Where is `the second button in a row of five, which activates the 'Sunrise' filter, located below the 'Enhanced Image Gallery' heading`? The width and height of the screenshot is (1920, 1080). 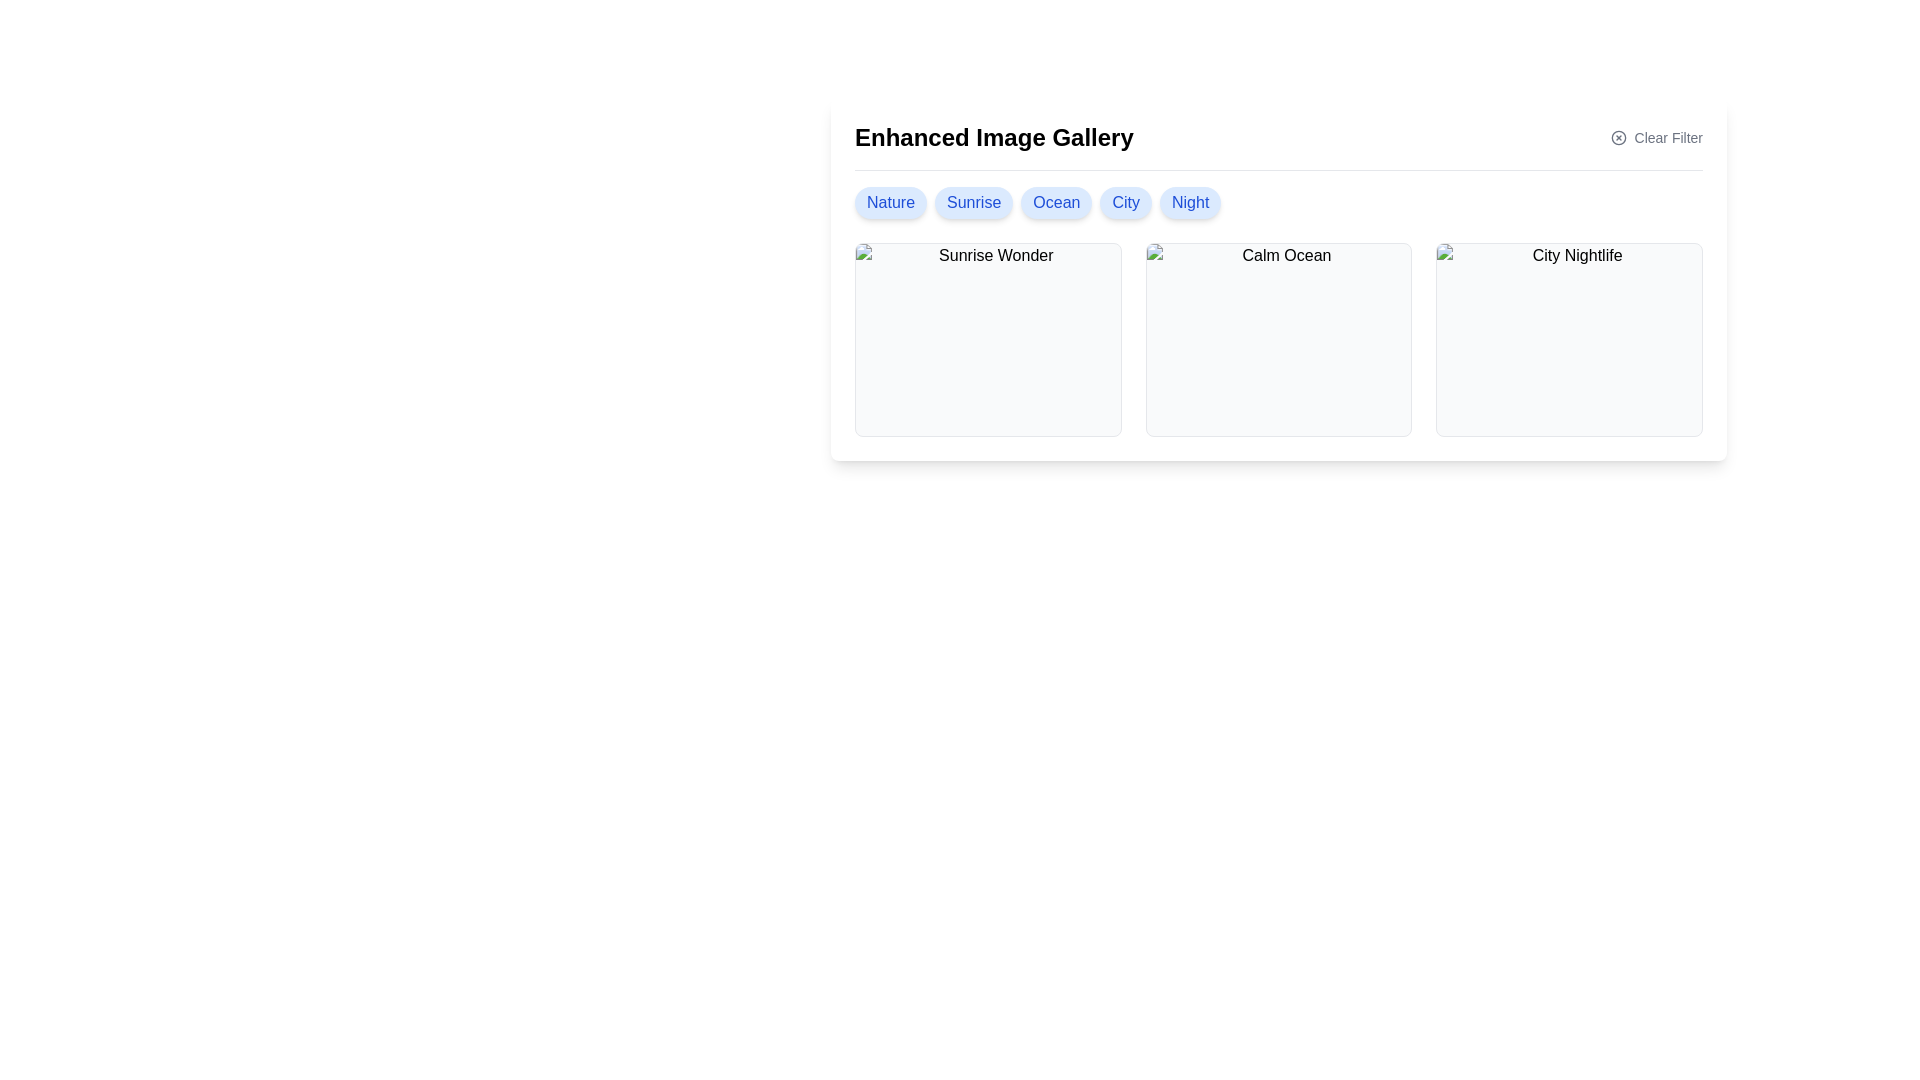
the second button in a row of five, which activates the 'Sunrise' filter, located below the 'Enhanced Image Gallery' heading is located at coordinates (974, 203).